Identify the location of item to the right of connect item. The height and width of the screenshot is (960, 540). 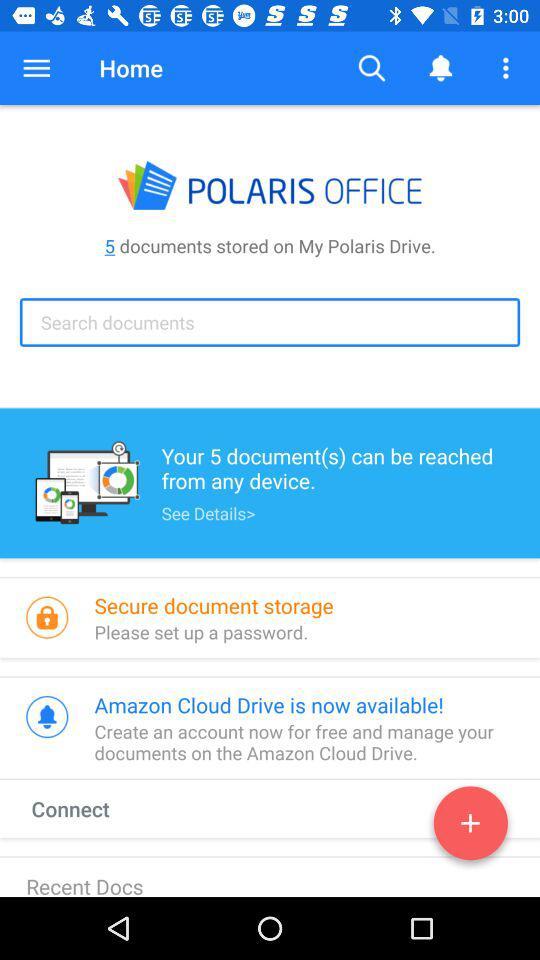
(470, 827).